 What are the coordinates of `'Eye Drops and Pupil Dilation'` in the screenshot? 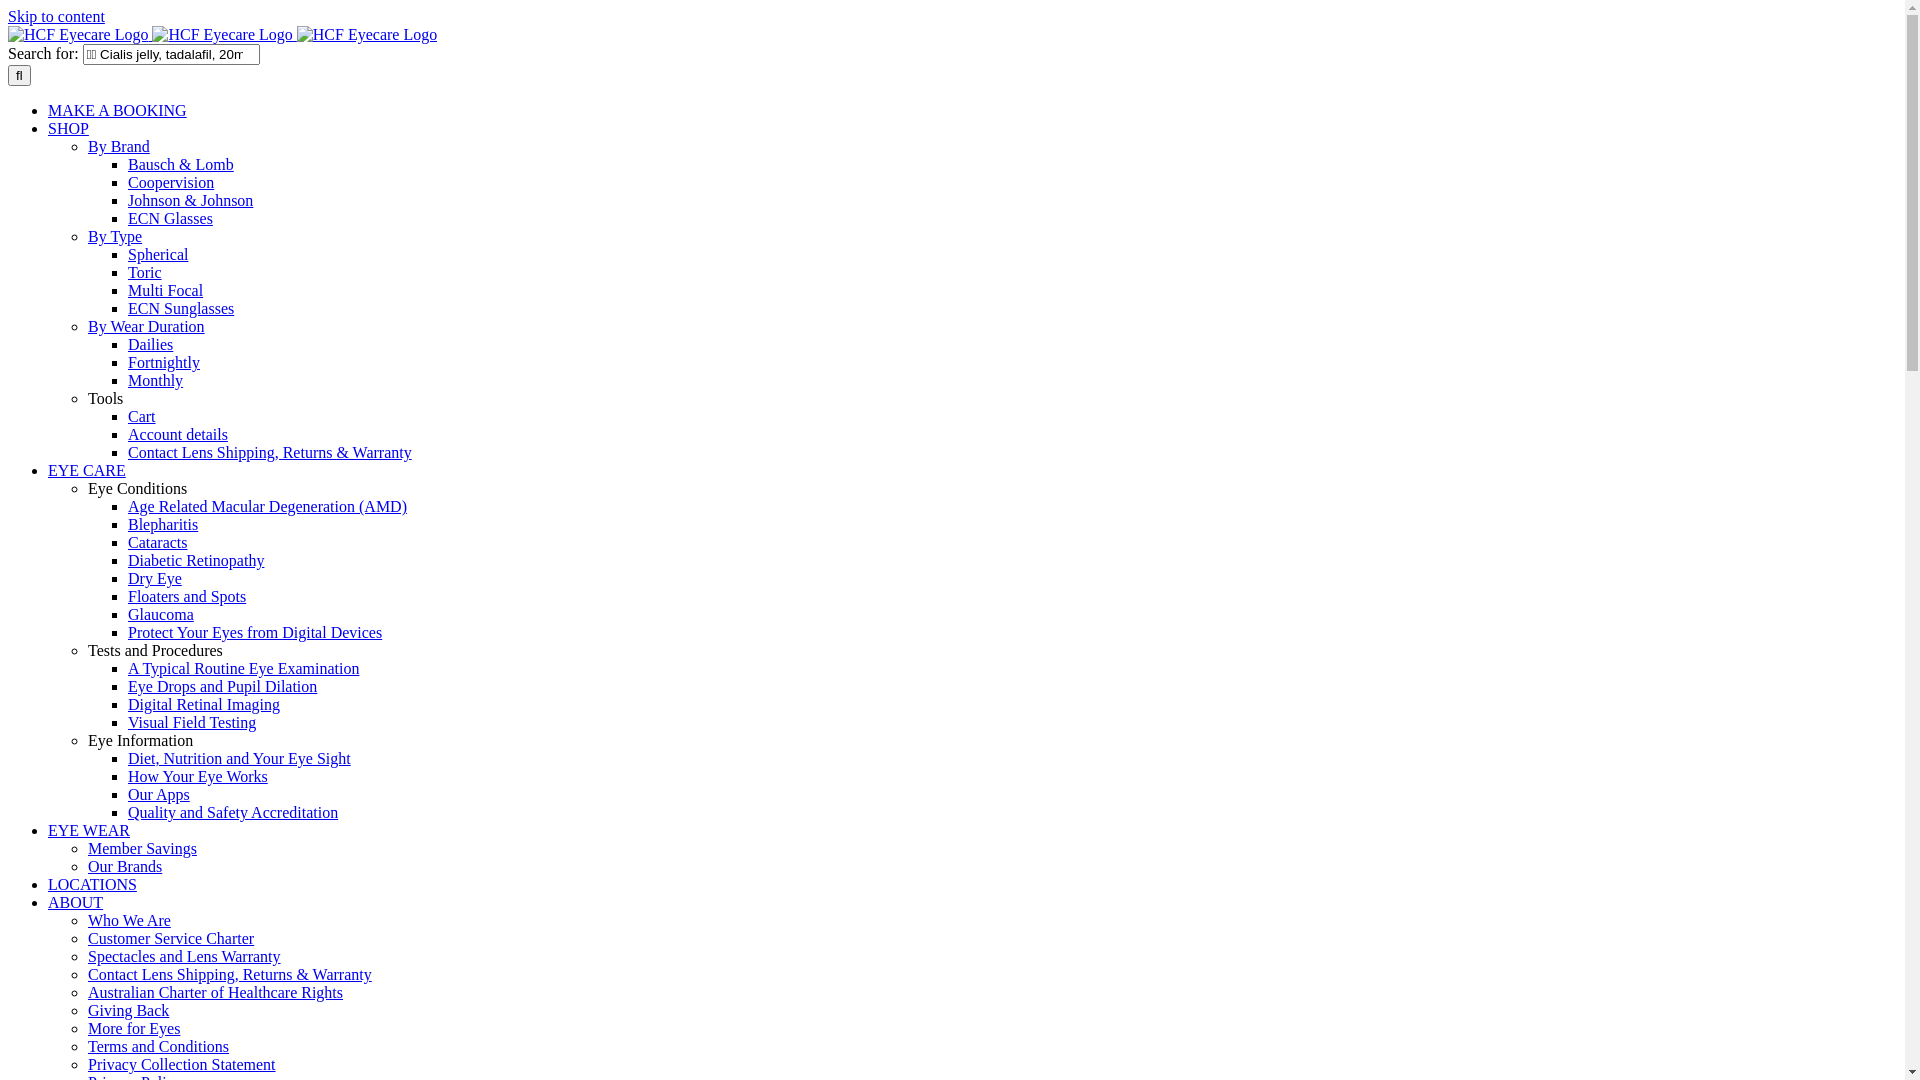 It's located at (222, 685).